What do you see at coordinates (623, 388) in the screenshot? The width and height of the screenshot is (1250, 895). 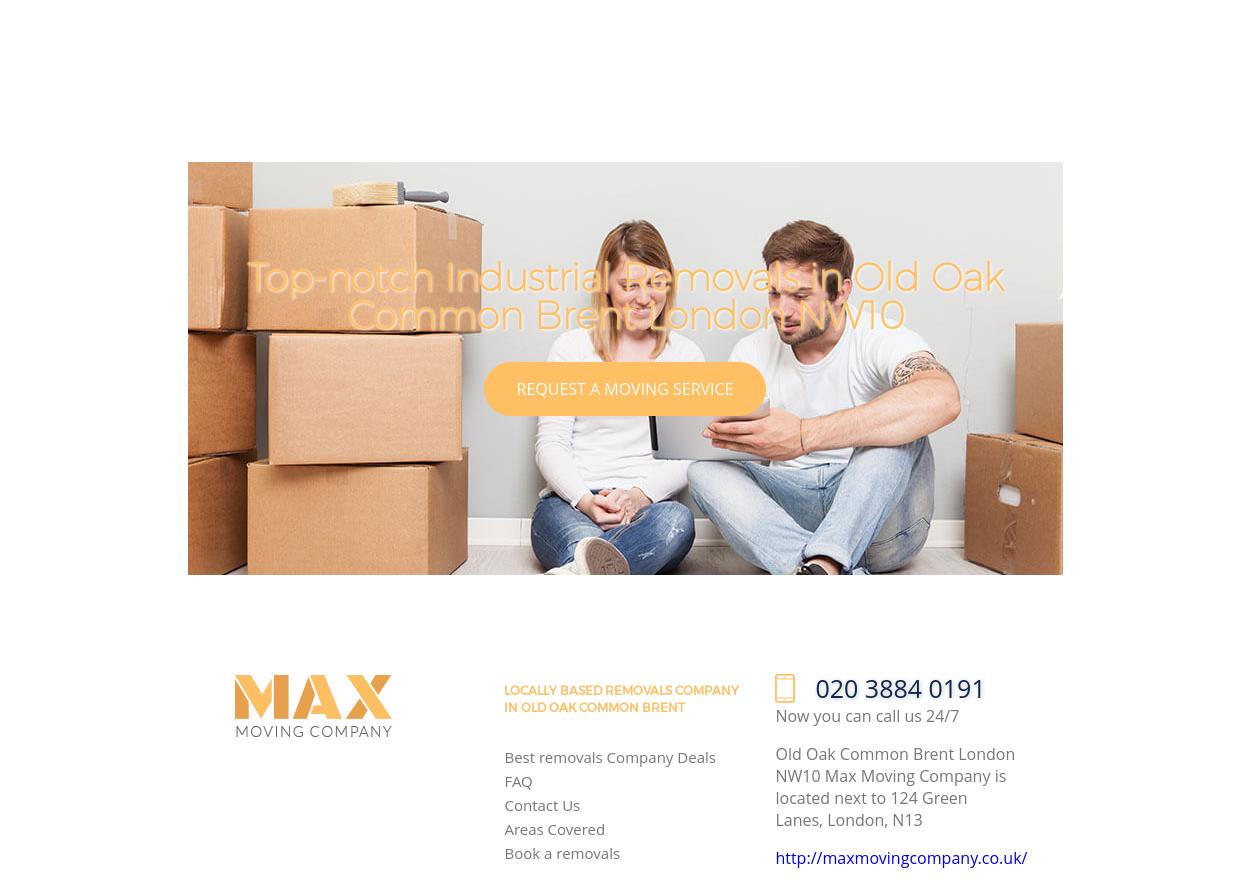 I see `'Request a Moving Service'` at bounding box center [623, 388].